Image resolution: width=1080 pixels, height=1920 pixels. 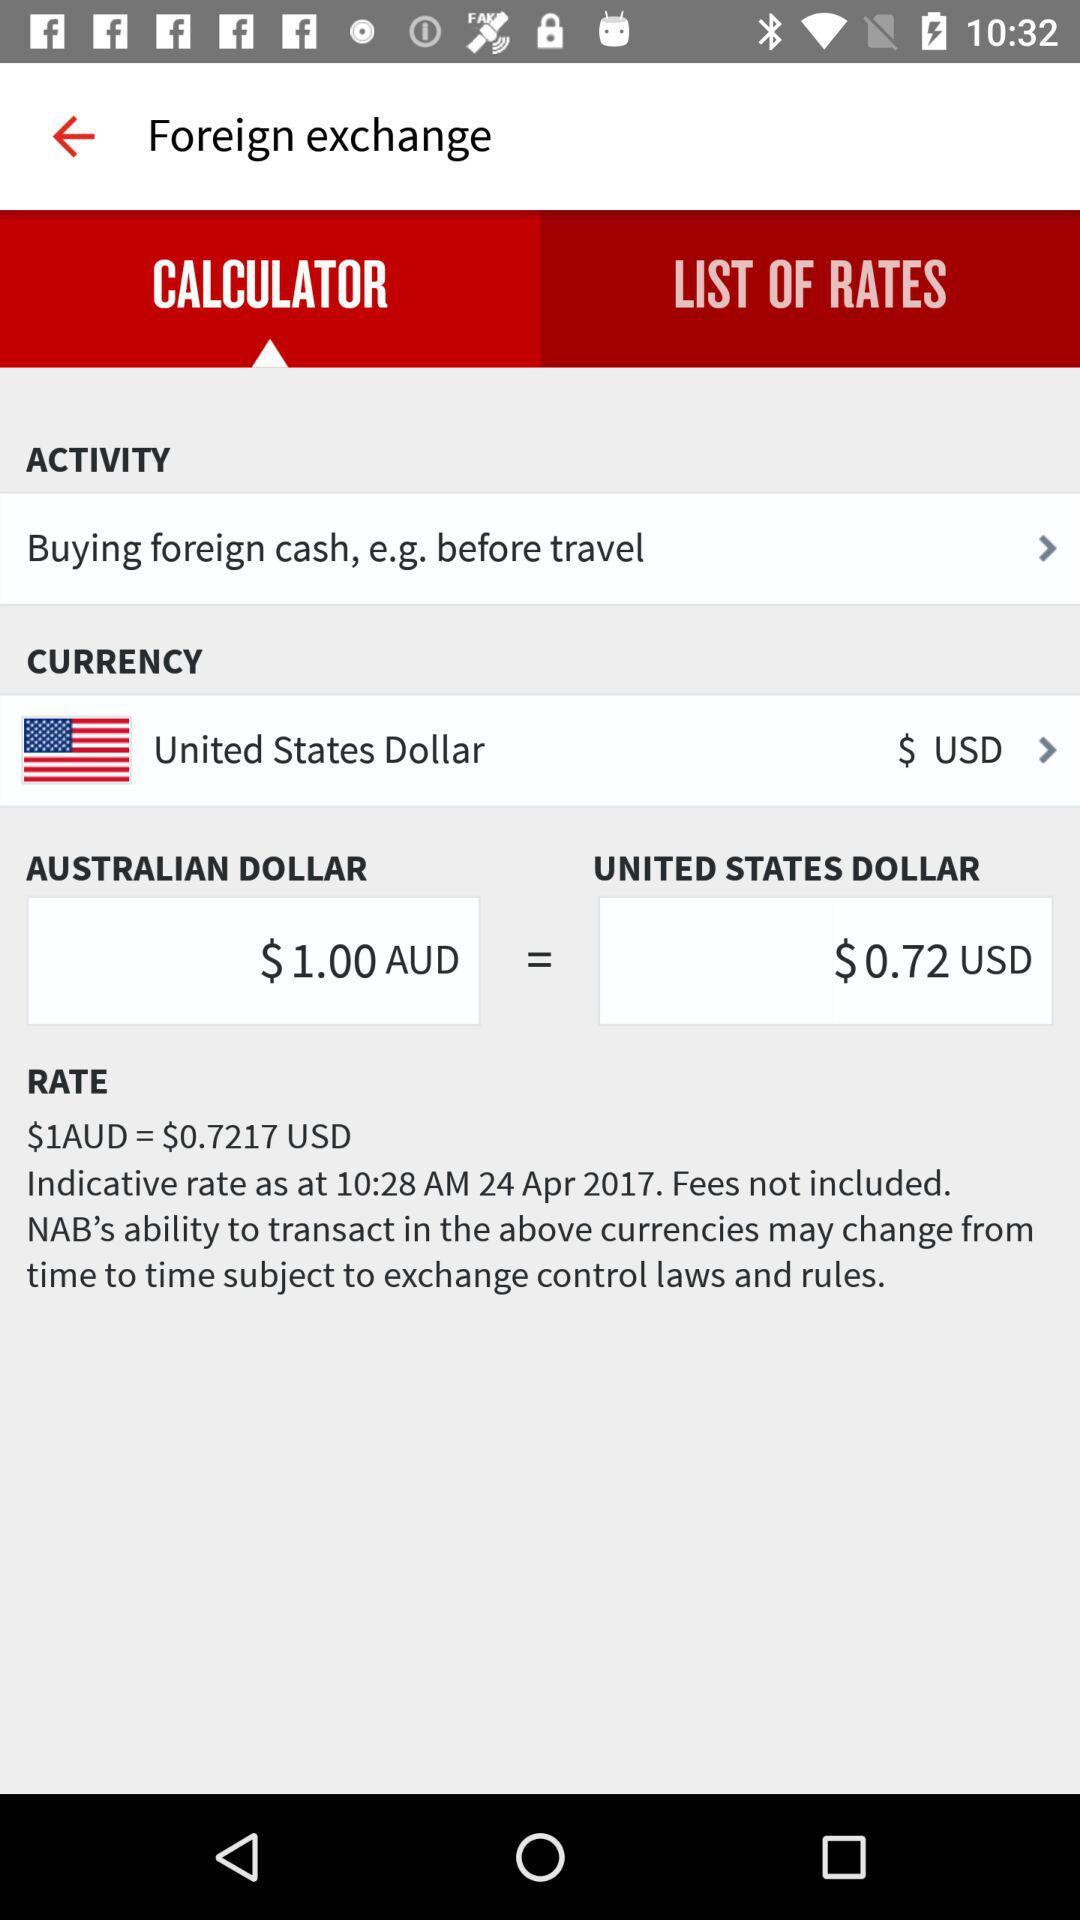 What do you see at coordinates (72, 135) in the screenshot?
I see `the item above the calculator` at bounding box center [72, 135].